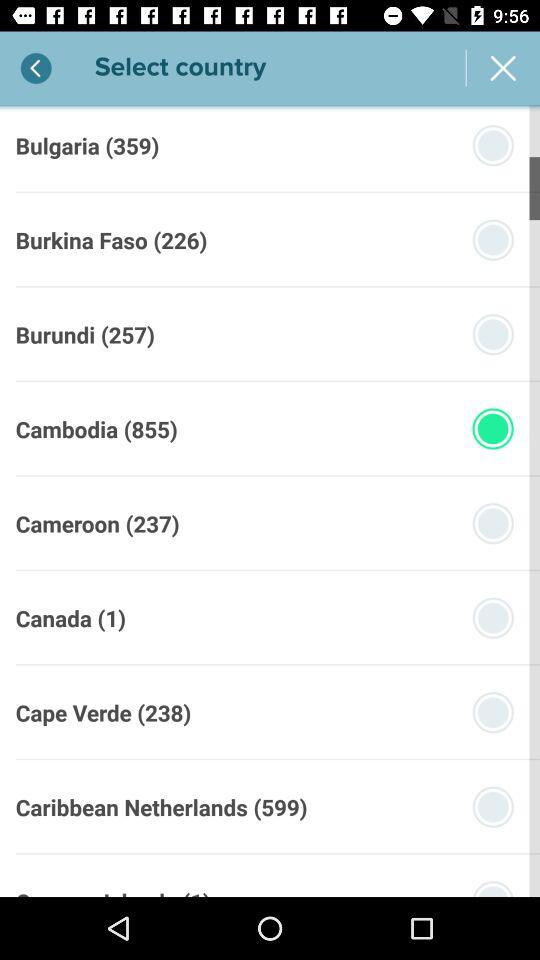  Describe the element at coordinates (113, 890) in the screenshot. I see `the cayman islands (1)` at that location.